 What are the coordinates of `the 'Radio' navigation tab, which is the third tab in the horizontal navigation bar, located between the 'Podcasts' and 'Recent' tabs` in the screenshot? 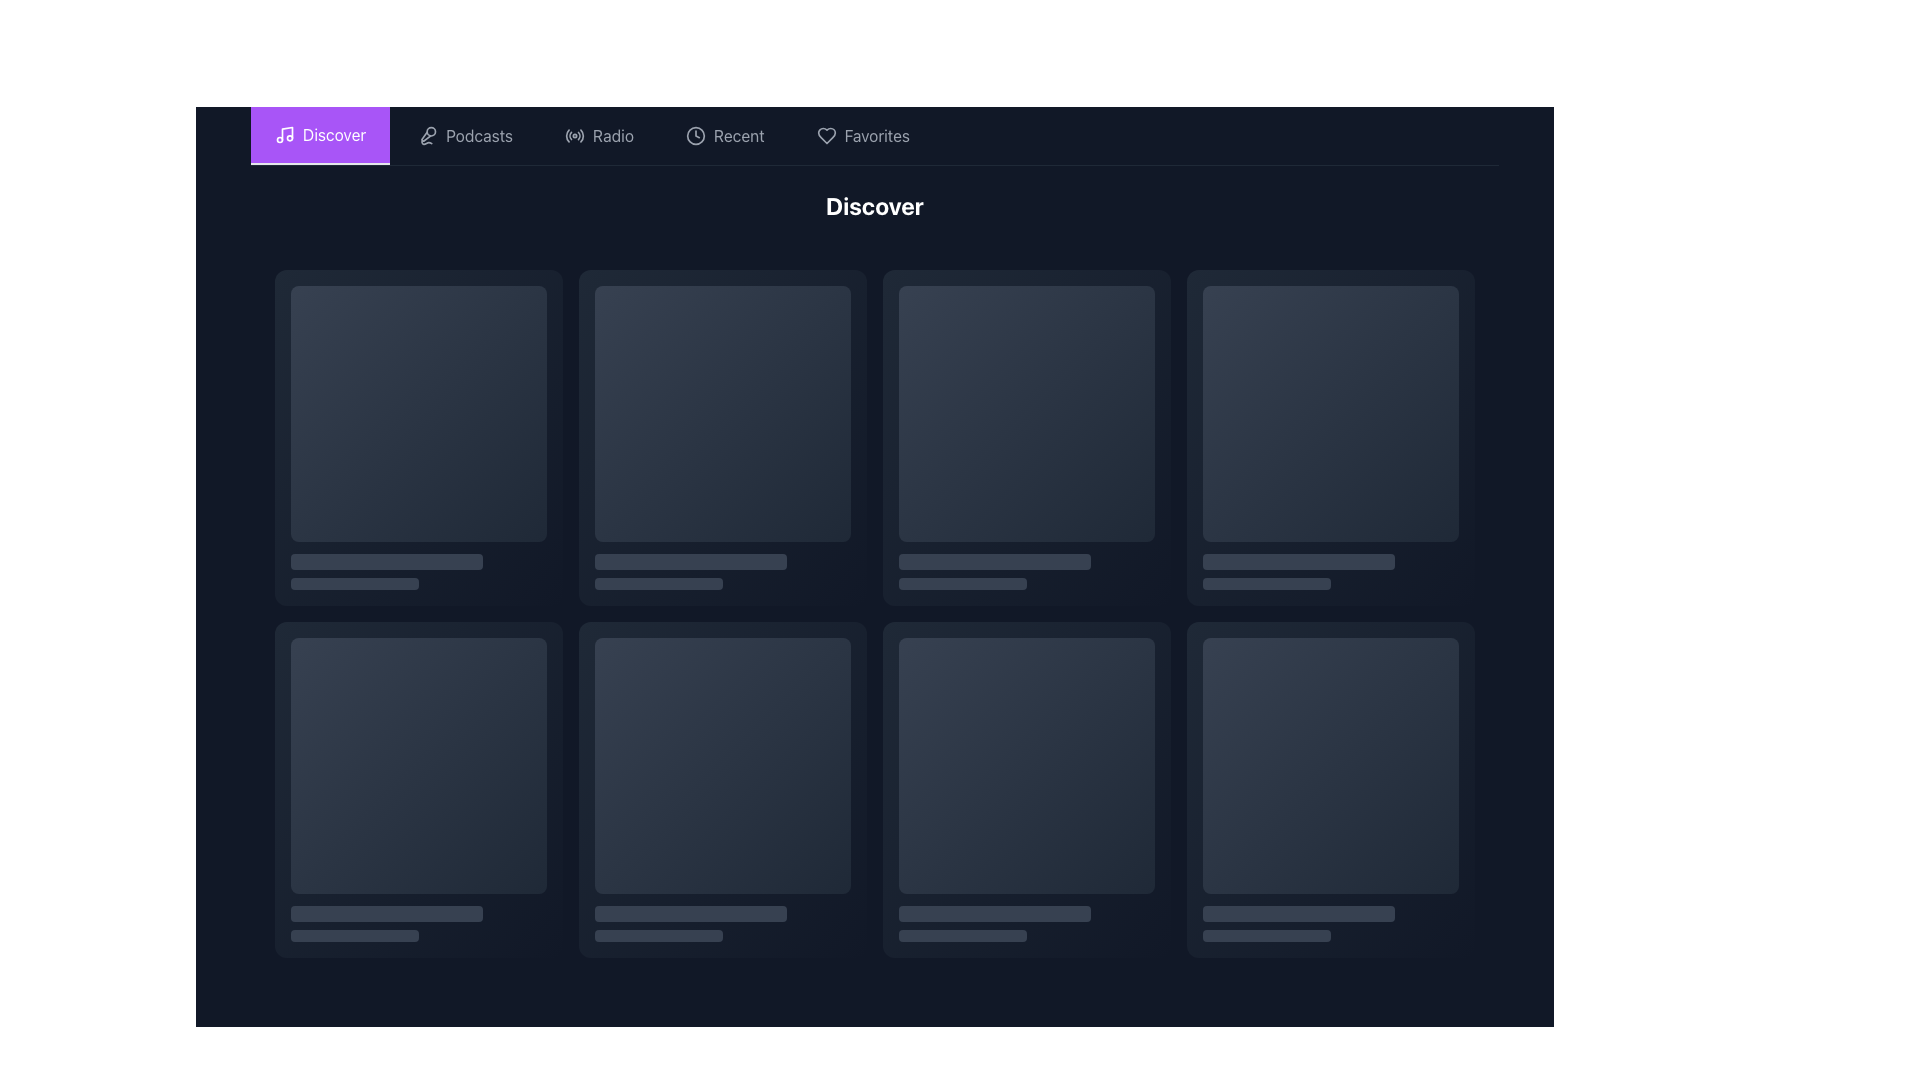 It's located at (598, 135).